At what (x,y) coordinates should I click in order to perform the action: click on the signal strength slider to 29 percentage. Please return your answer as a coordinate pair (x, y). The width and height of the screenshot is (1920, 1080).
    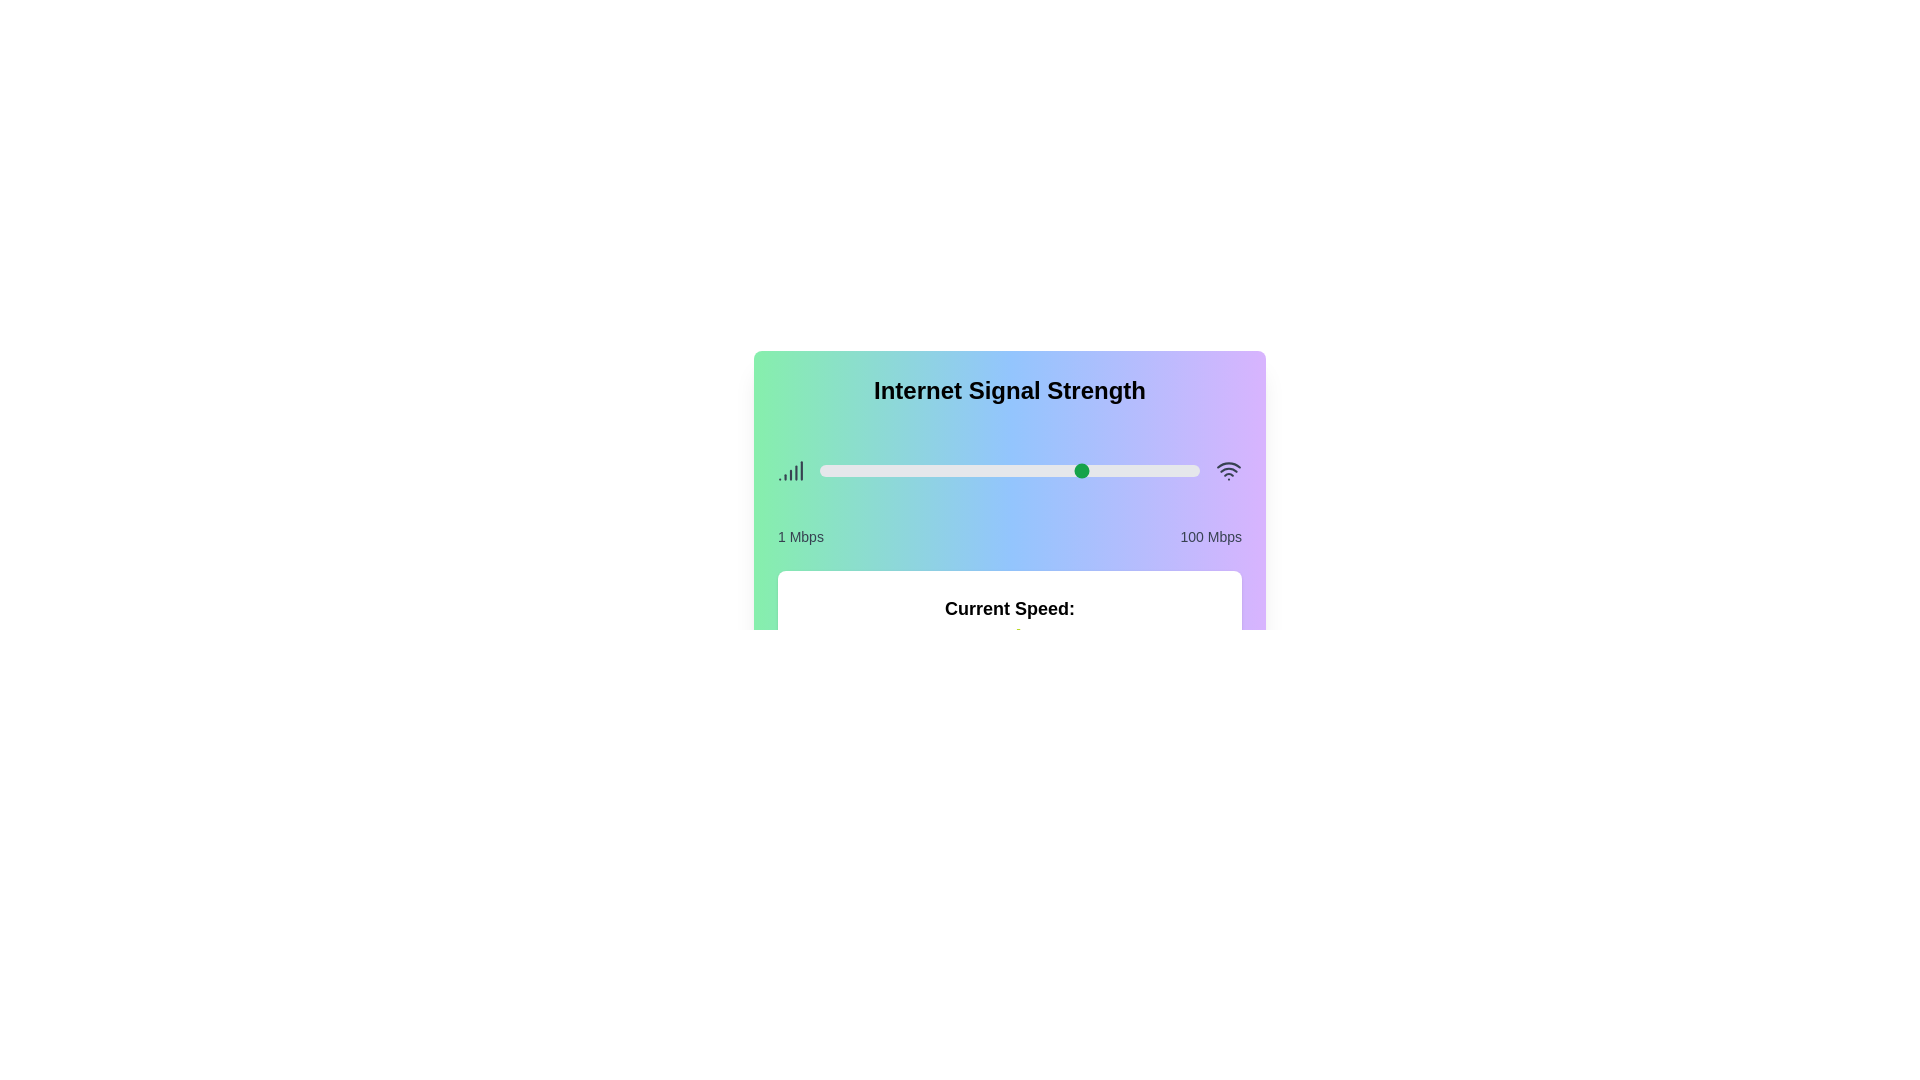
    Looking at the image, I should click on (928, 470).